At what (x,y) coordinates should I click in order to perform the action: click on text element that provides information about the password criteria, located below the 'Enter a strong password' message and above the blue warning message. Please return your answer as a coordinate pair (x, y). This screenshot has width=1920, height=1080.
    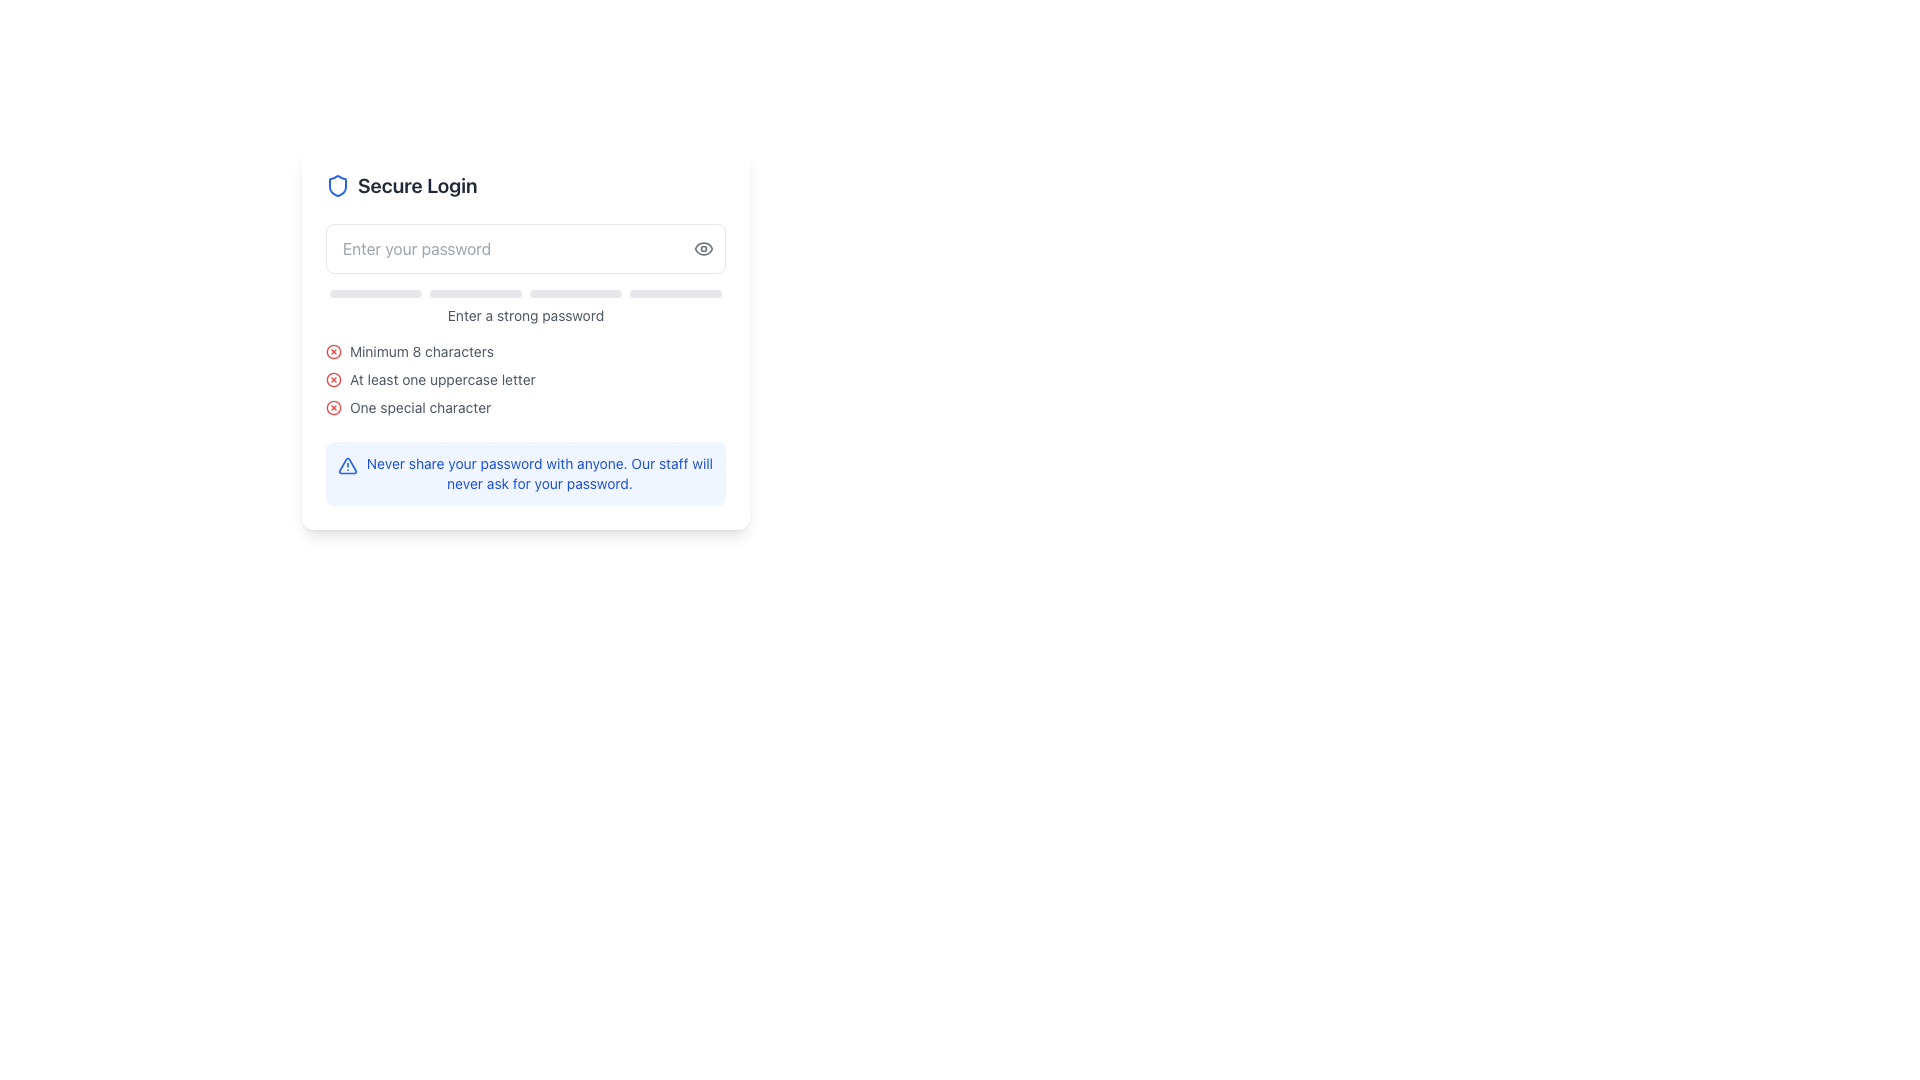
    Looking at the image, I should click on (526, 380).